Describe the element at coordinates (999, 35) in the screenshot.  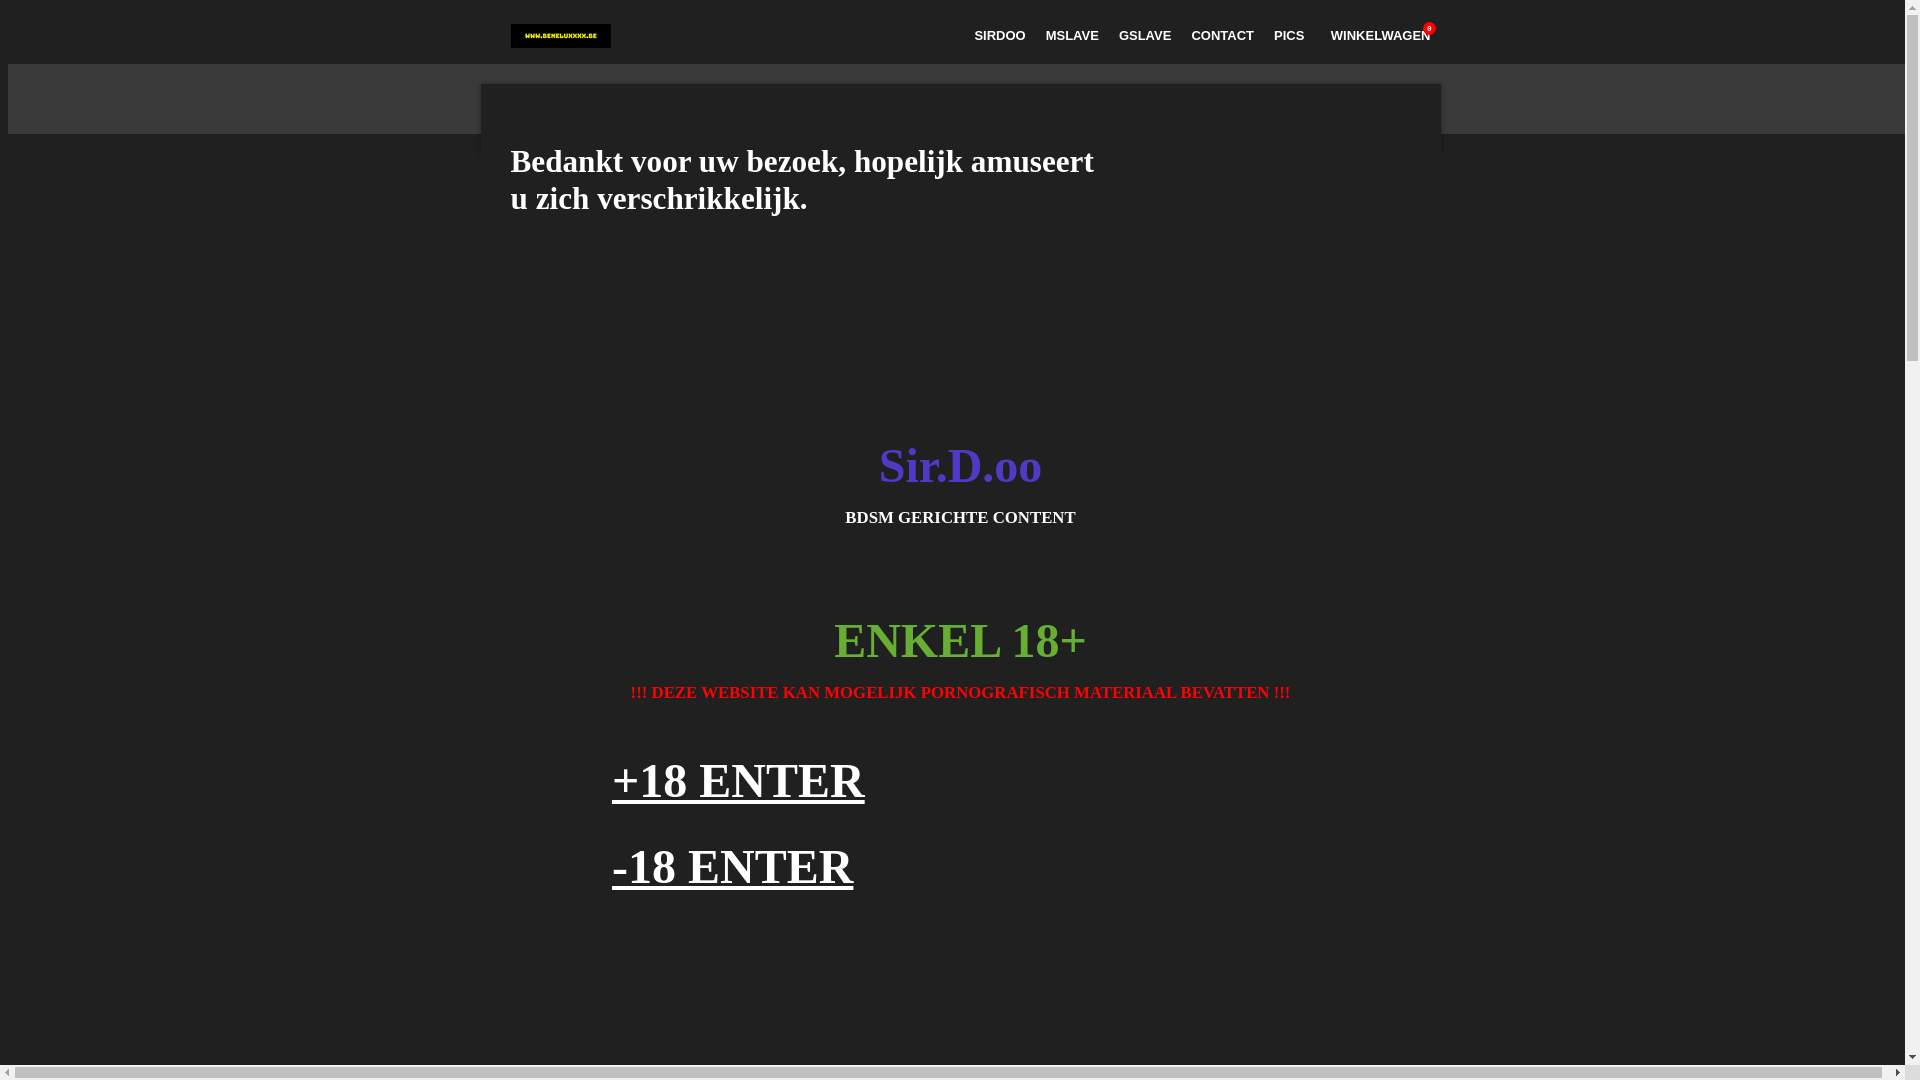
I see `'SIRDOO'` at that location.